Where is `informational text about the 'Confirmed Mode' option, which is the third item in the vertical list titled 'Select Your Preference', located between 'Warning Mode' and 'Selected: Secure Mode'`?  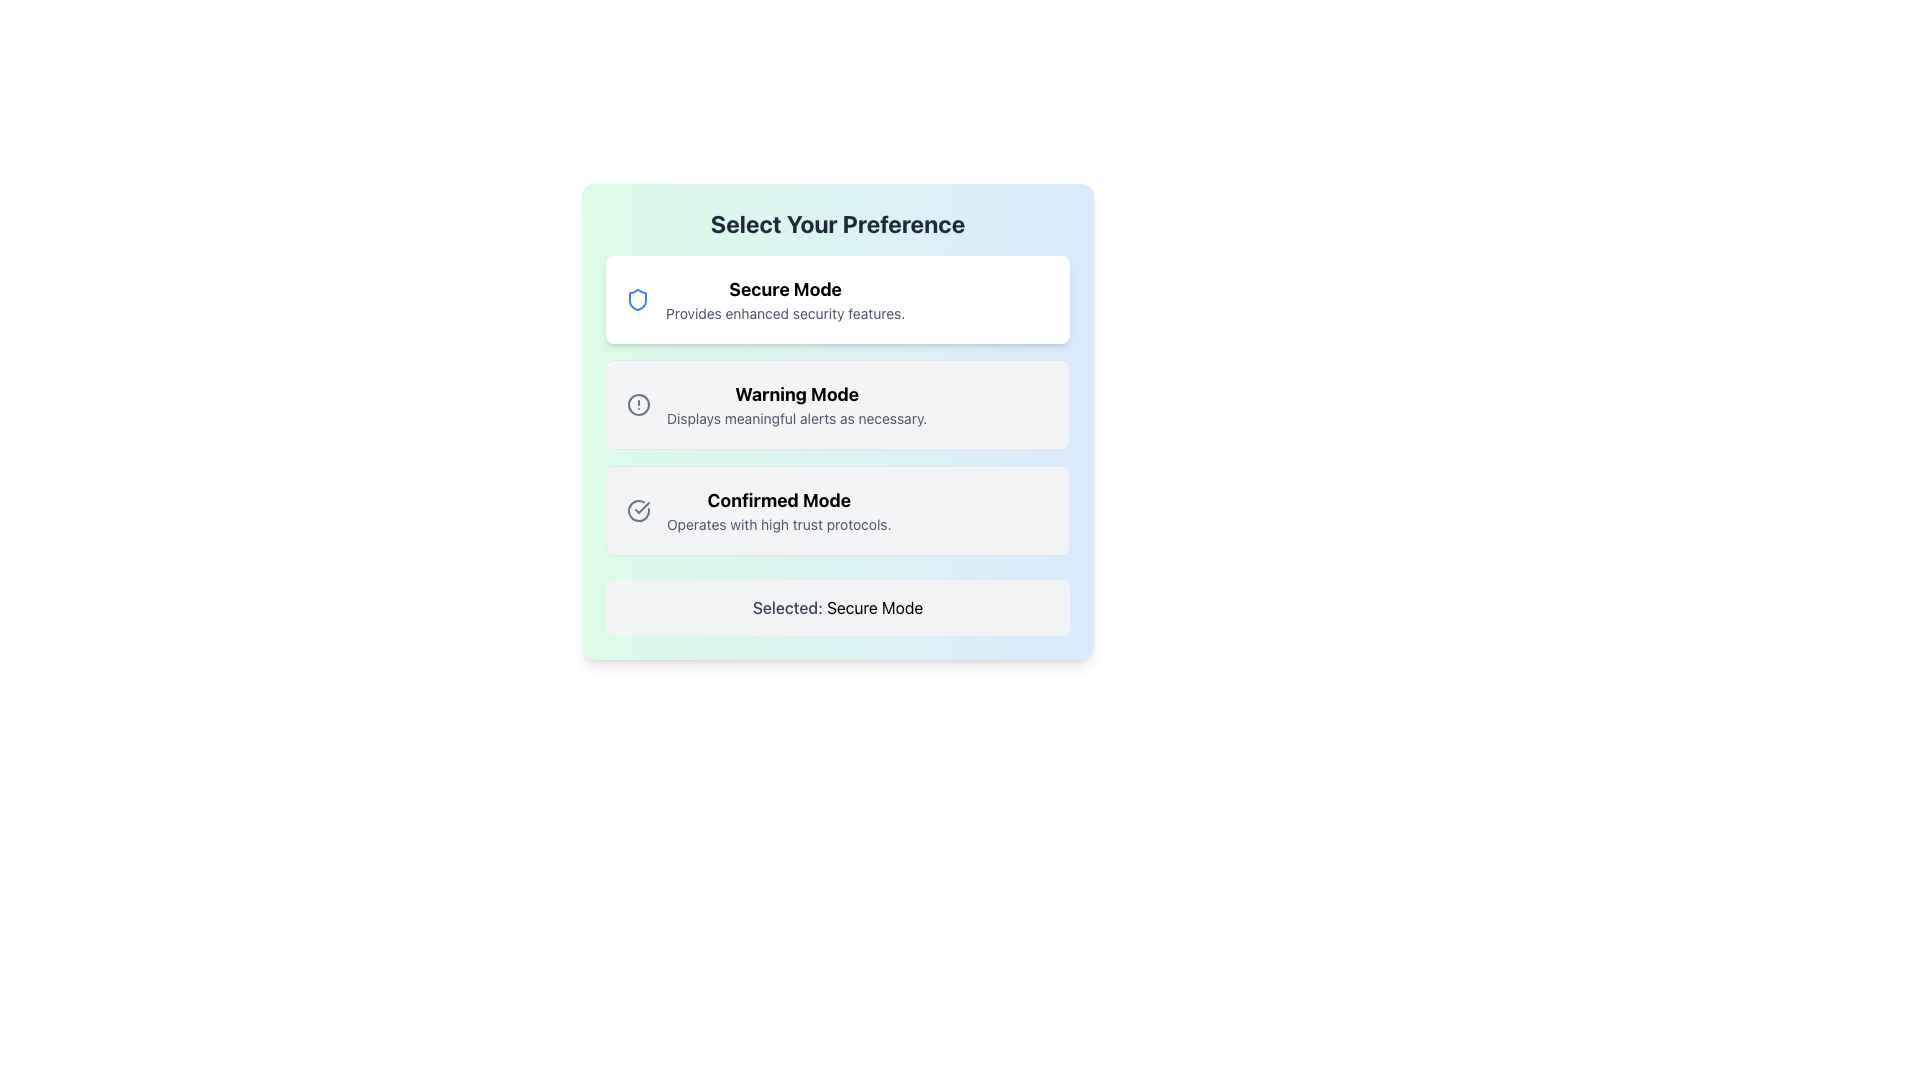
informational text about the 'Confirmed Mode' option, which is the third item in the vertical list titled 'Select Your Preference', located between 'Warning Mode' and 'Selected: Secure Mode' is located at coordinates (778, 509).